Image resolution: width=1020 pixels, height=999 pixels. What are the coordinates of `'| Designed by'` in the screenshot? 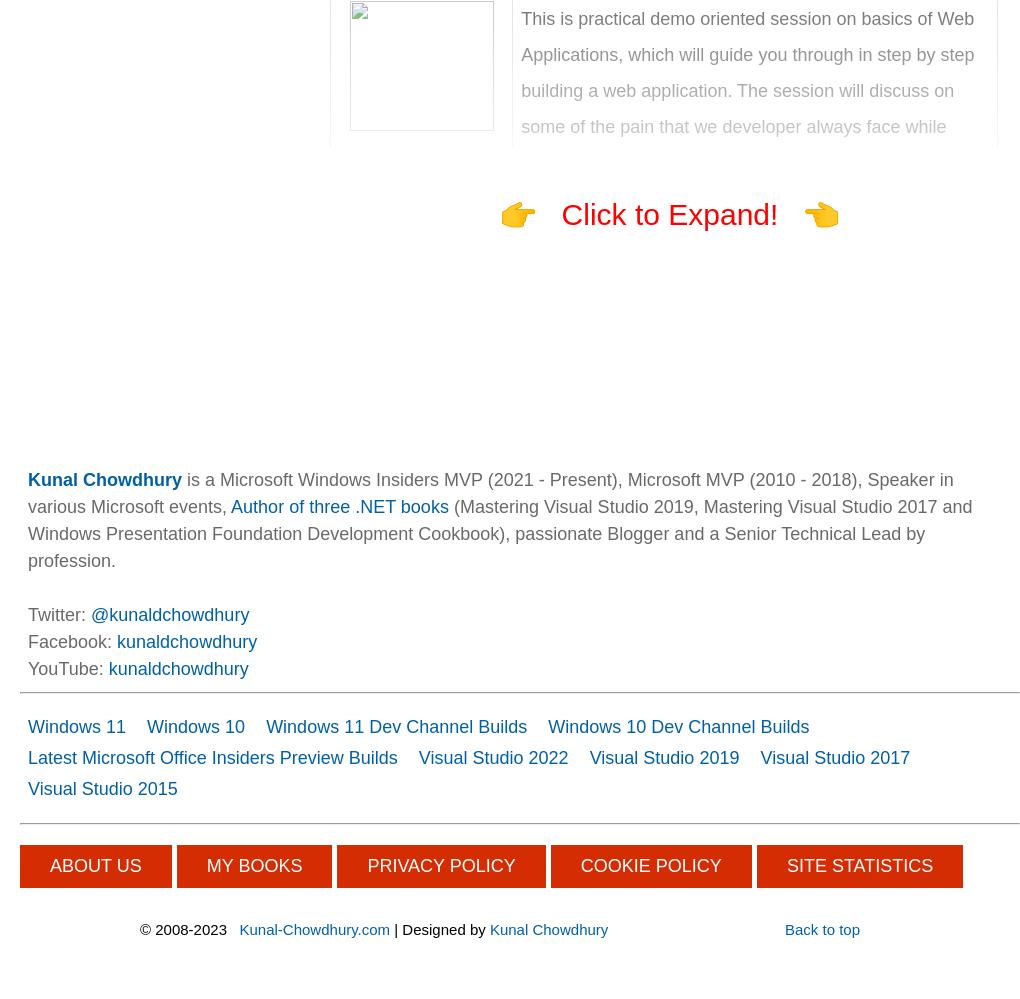 It's located at (390, 929).